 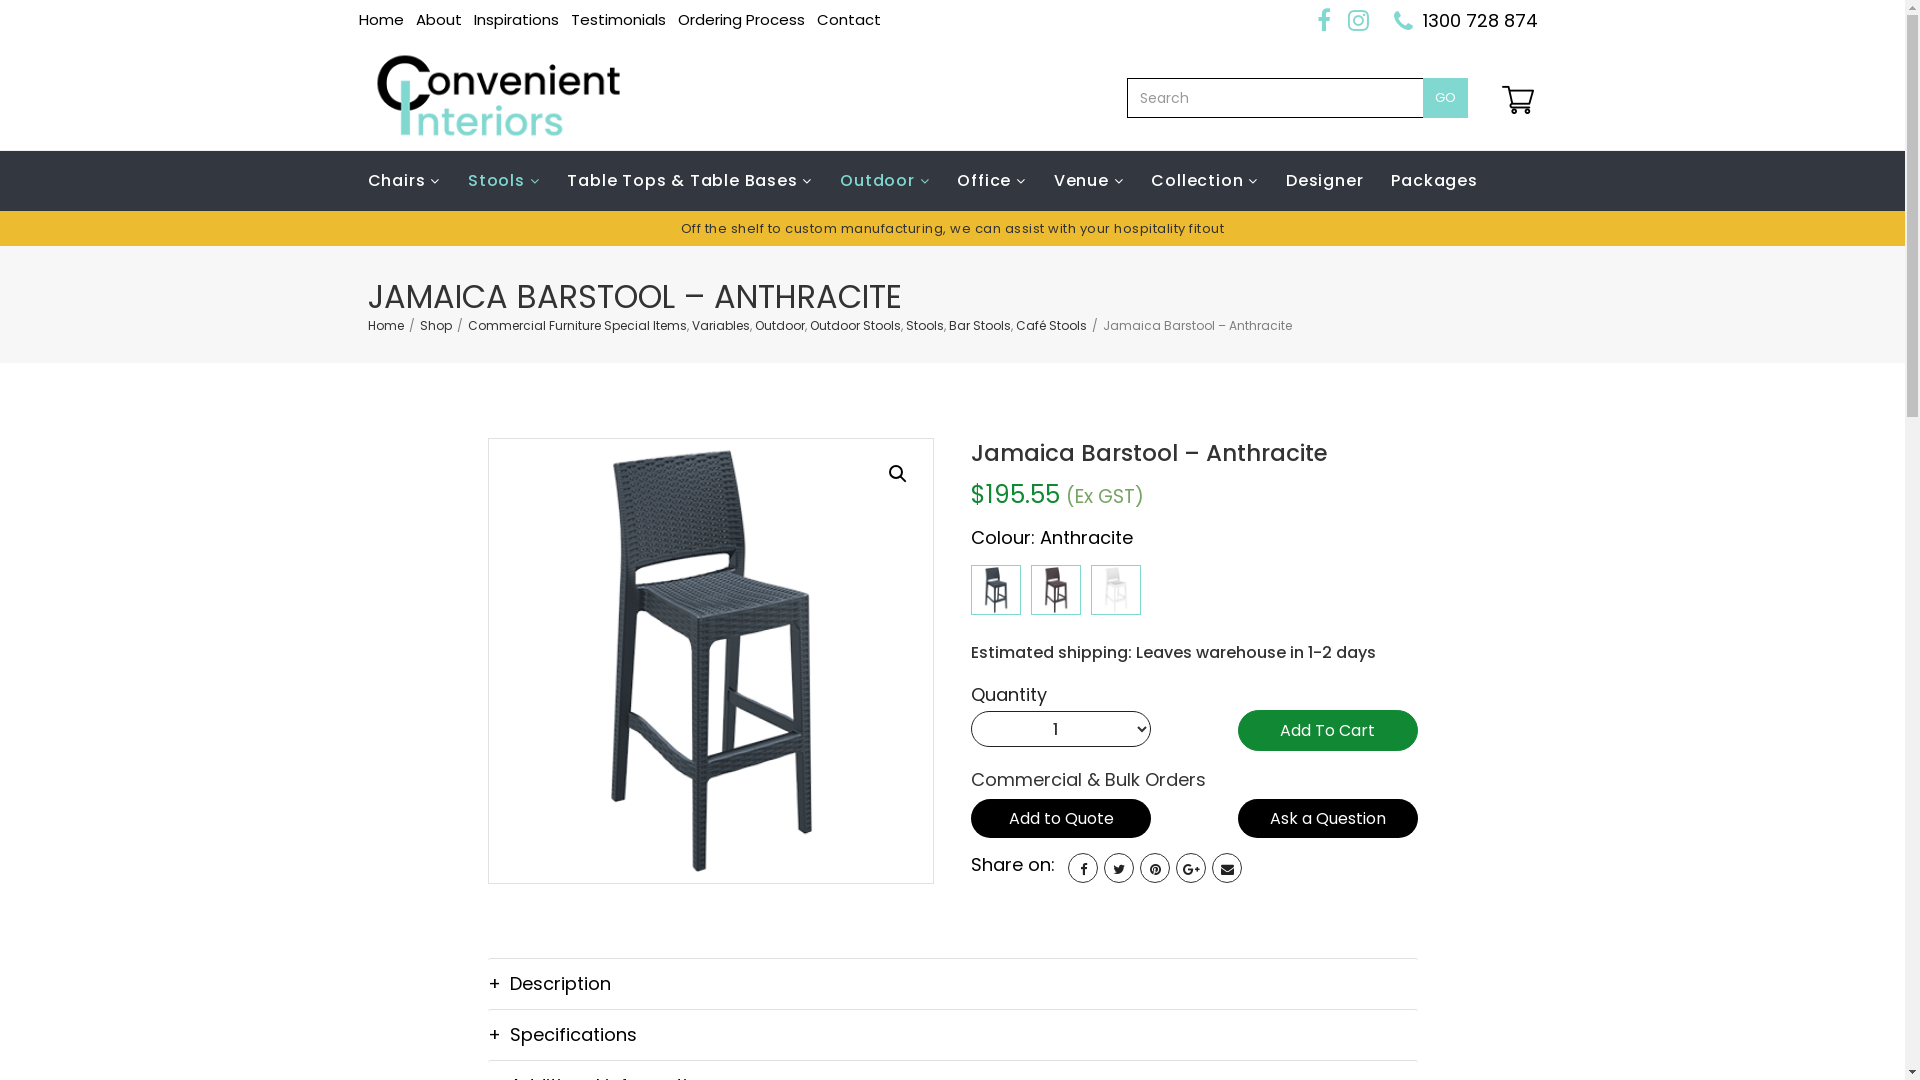 What do you see at coordinates (1055, 589) in the screenshot?
I see `'Jamaica Barstool - Chocolate'` at bounding box center [1055, 589].